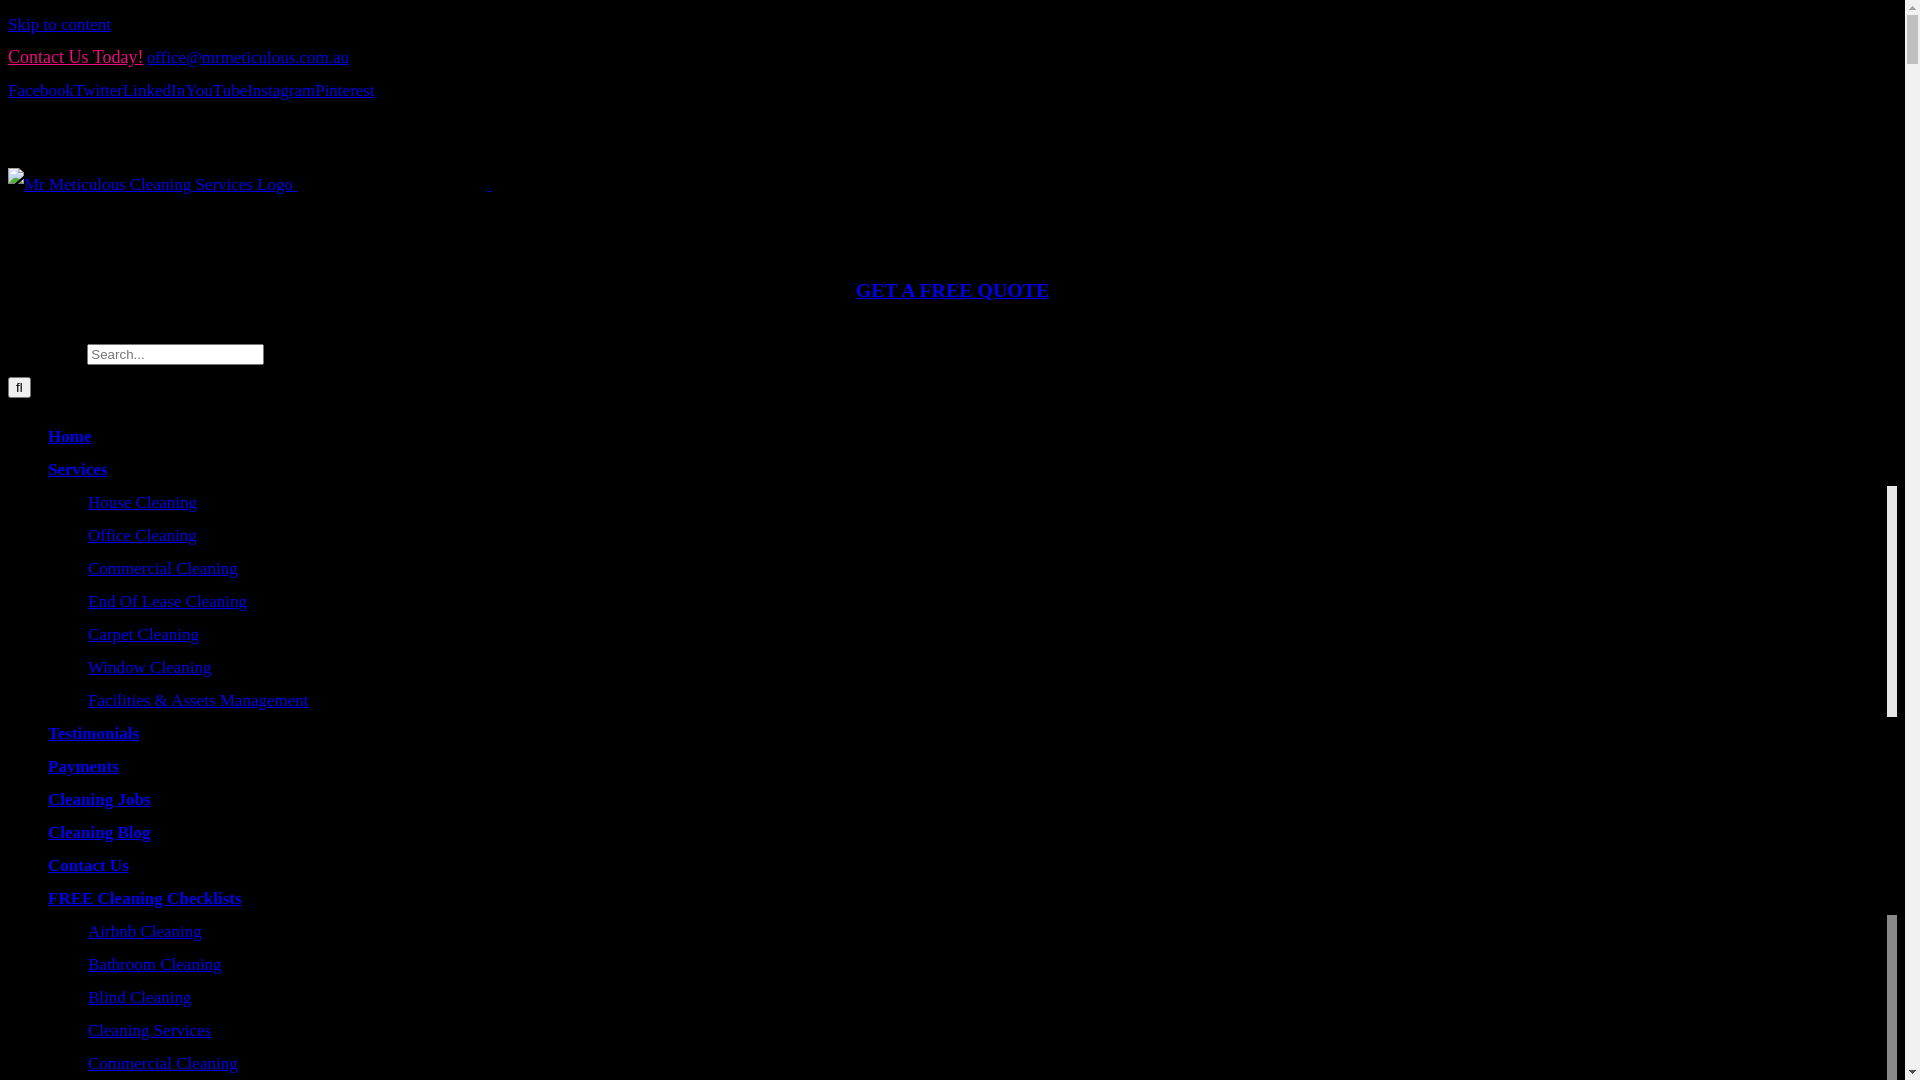  Describe the element at coordinates (48, 897) in the screenshot. I see `'FREE Cleaning Checklists'` at that location.